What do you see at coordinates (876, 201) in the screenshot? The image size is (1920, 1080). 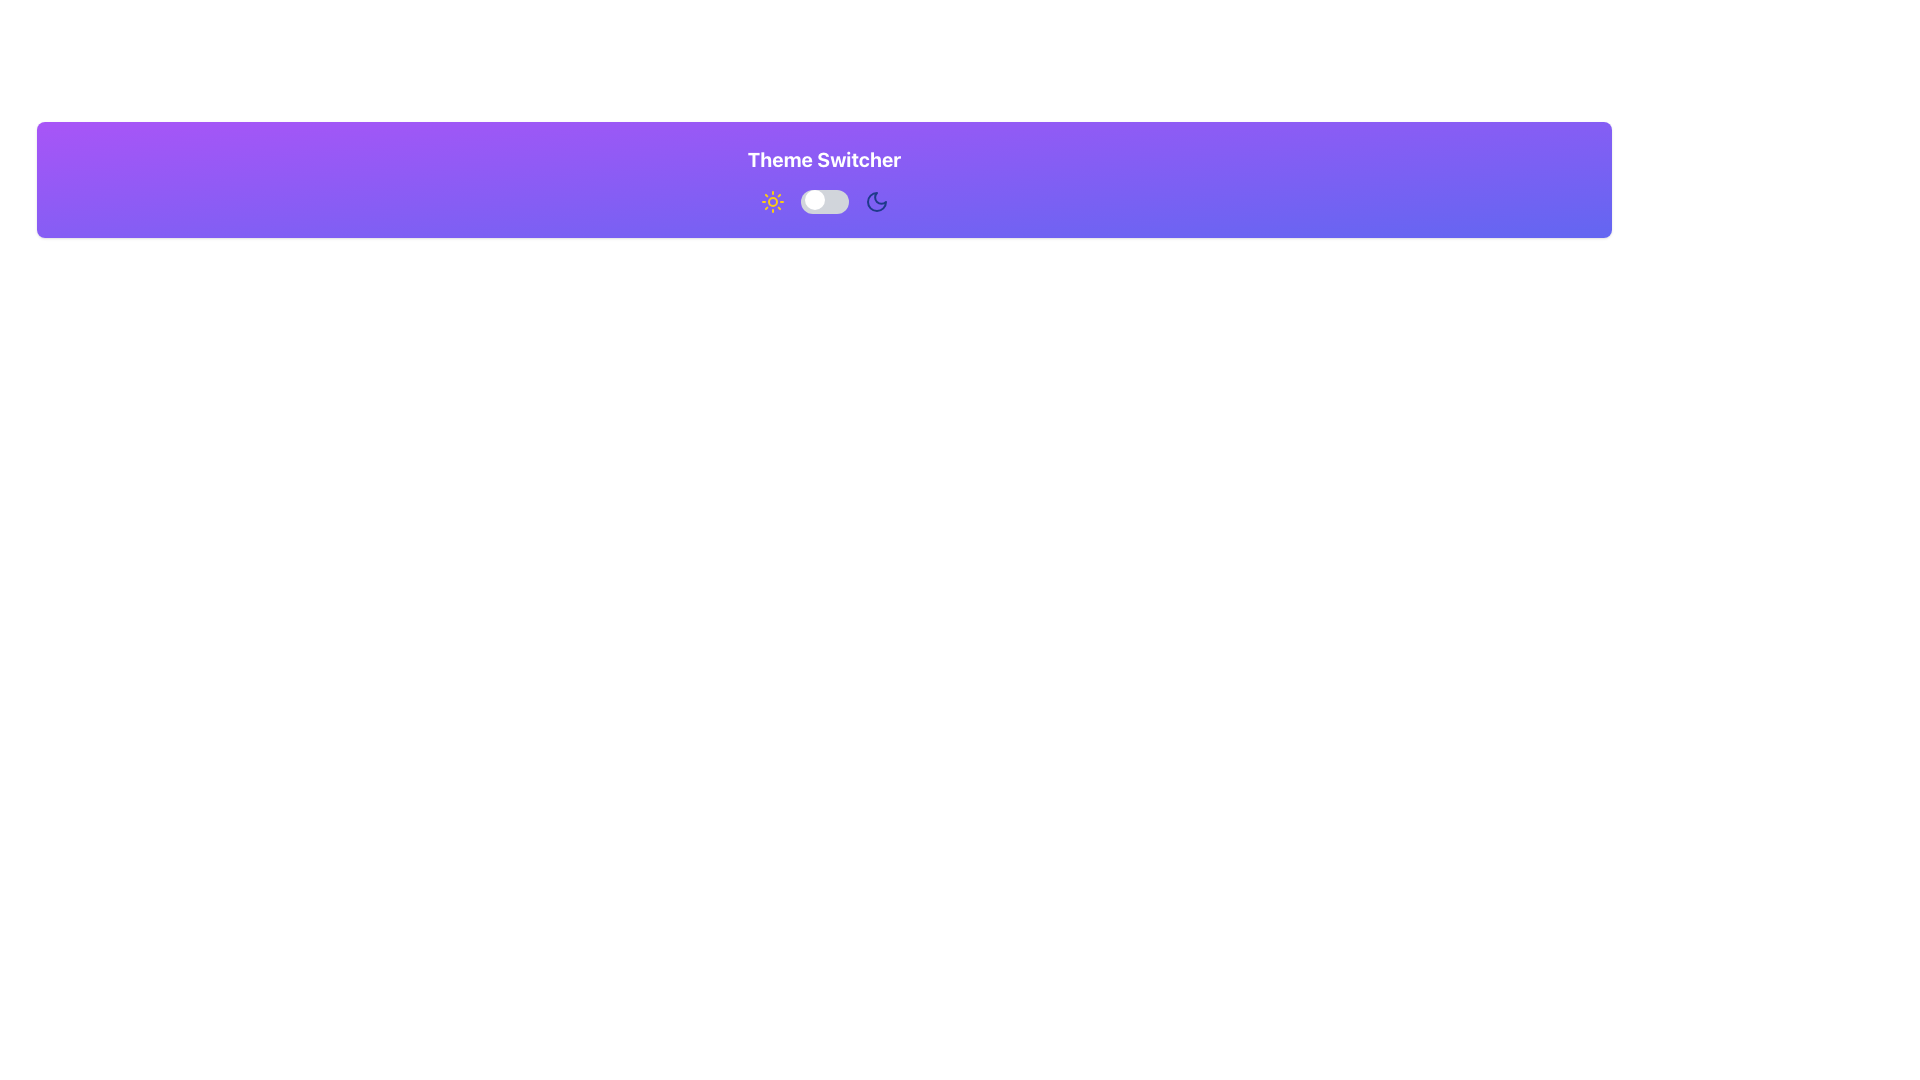 I see `the graphic icon for switching to night or dark mode, which is the third item in the 'Theme Switcher' group, located between the toggle button and the group boundary` at bounding box center [876, 201].